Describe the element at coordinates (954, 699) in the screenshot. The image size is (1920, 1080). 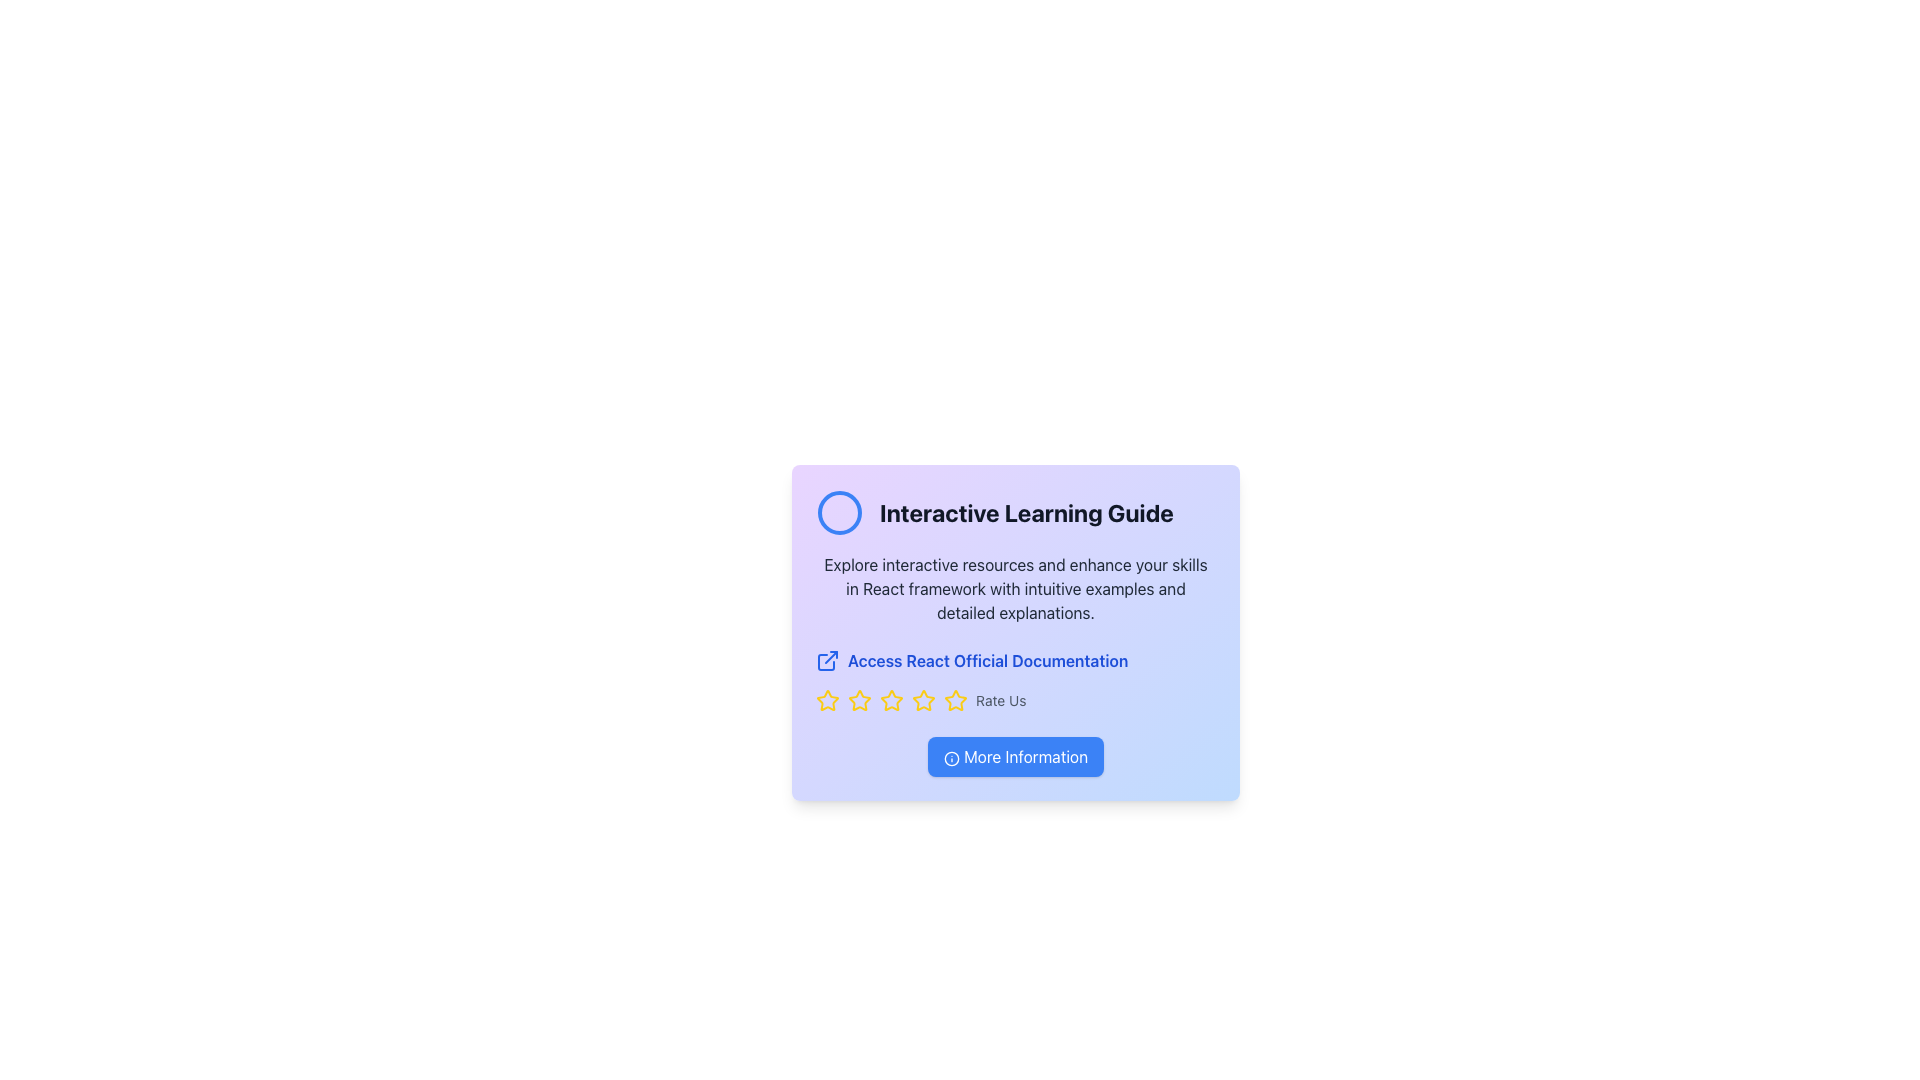
I see `the yellow star icon` at that location.